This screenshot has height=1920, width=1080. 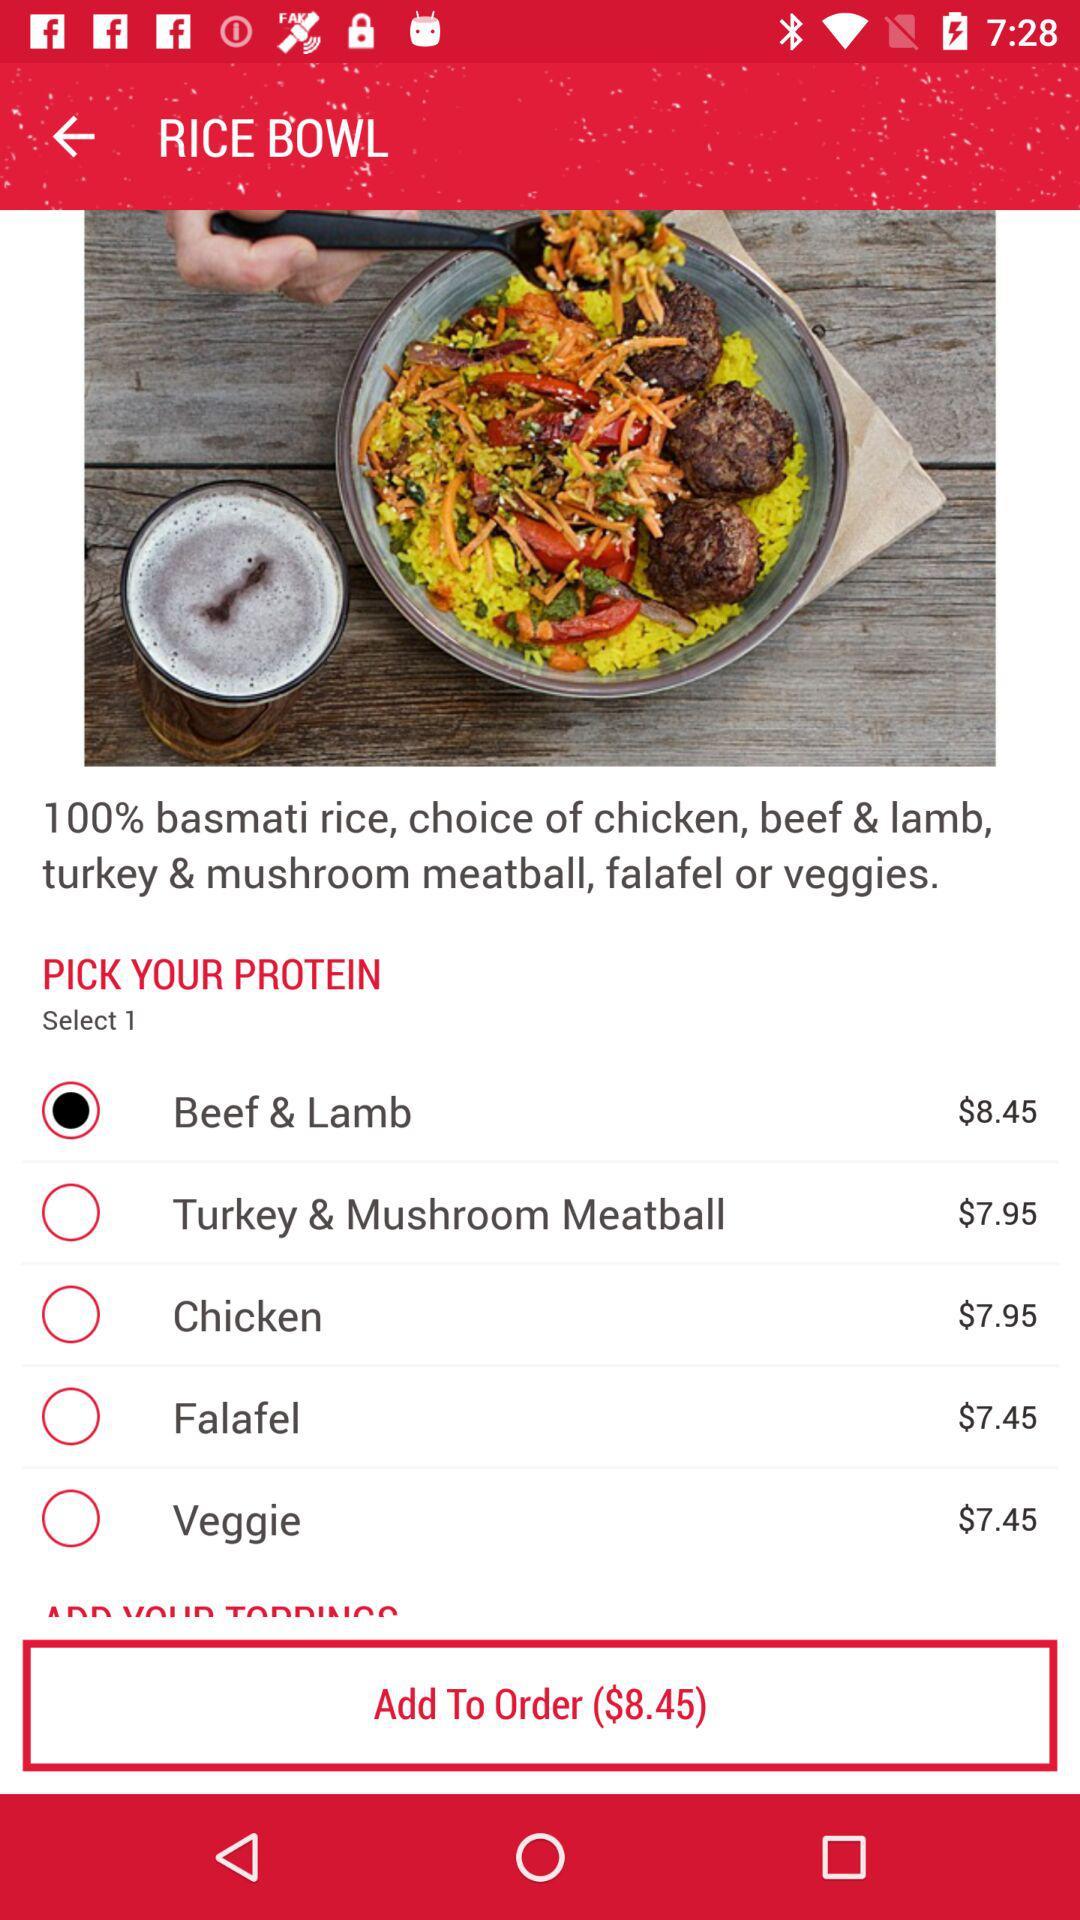 What do you see at coordinates (540, 1704) in the screenshot?
I see `the add to order` at bounding box center [540, 1704].